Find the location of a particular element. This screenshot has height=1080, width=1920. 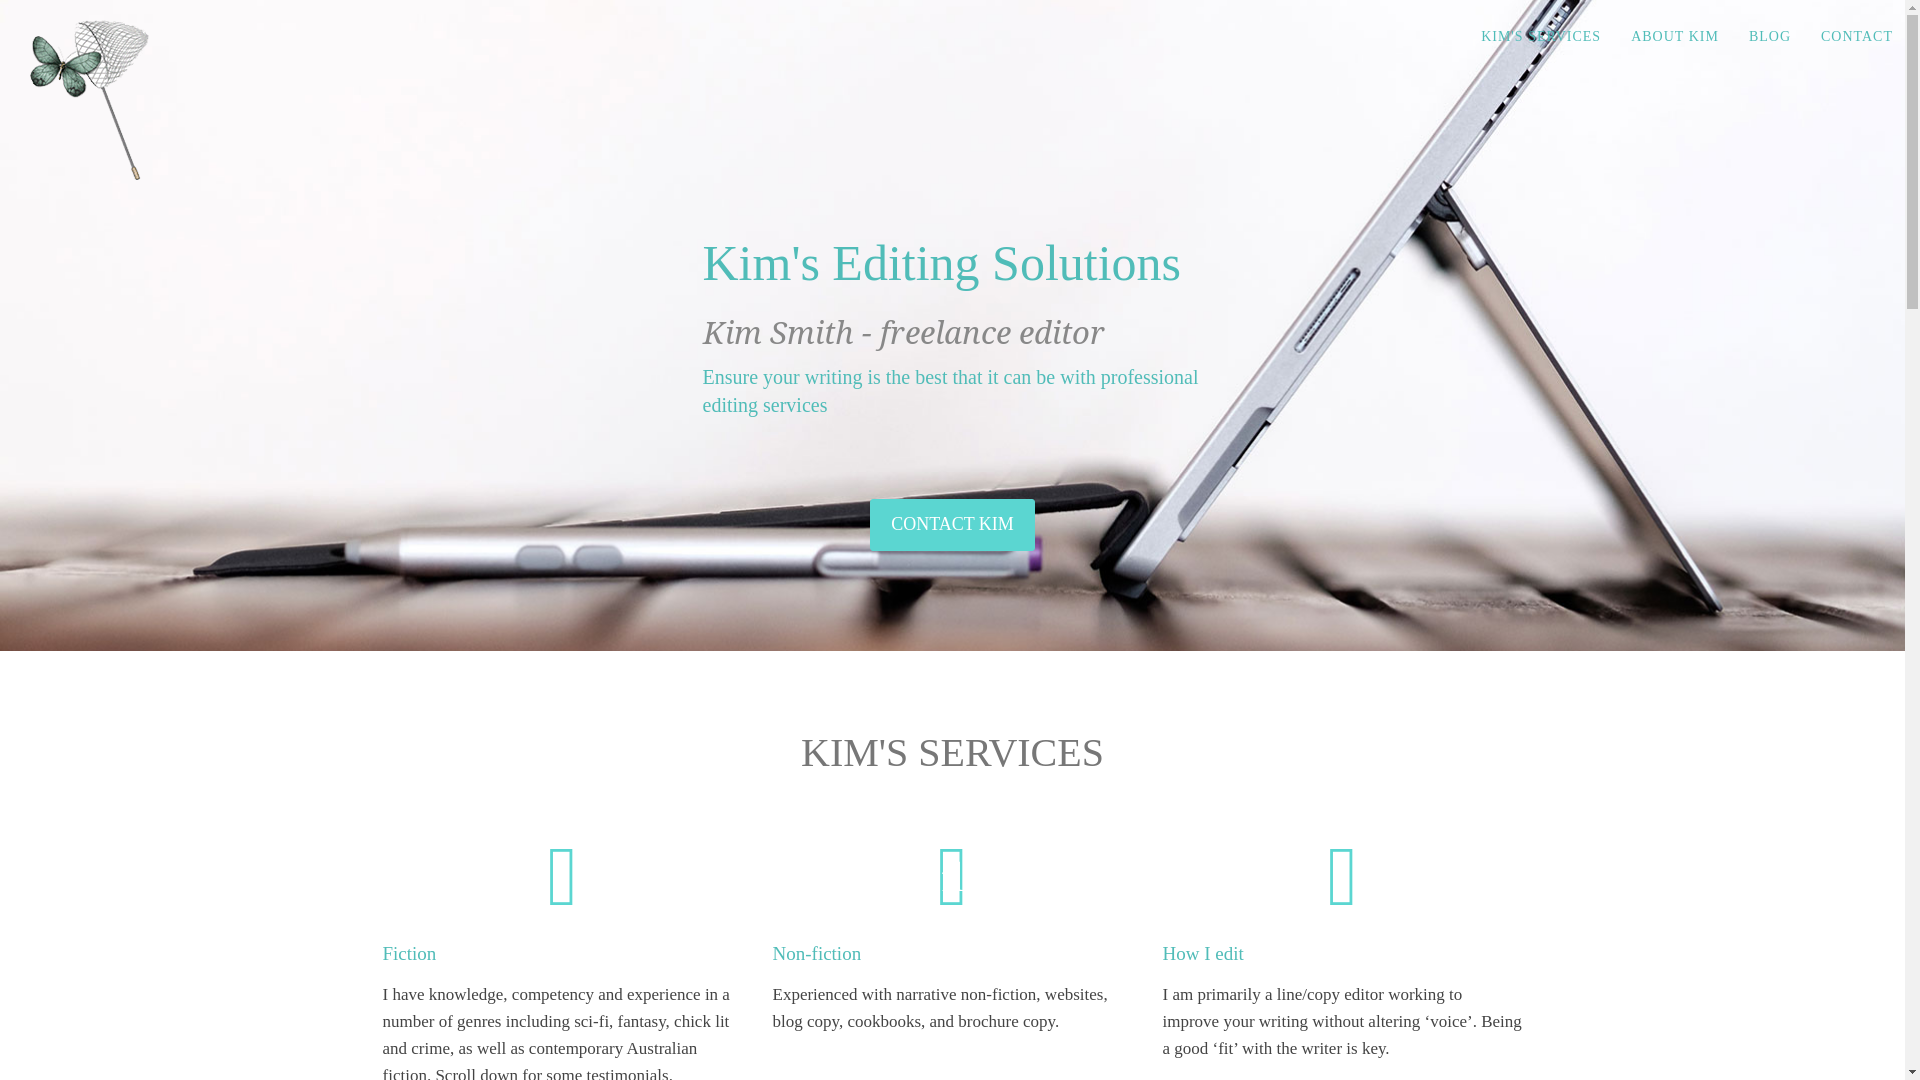

'BLOG' is located at coordinates (1770, 37).